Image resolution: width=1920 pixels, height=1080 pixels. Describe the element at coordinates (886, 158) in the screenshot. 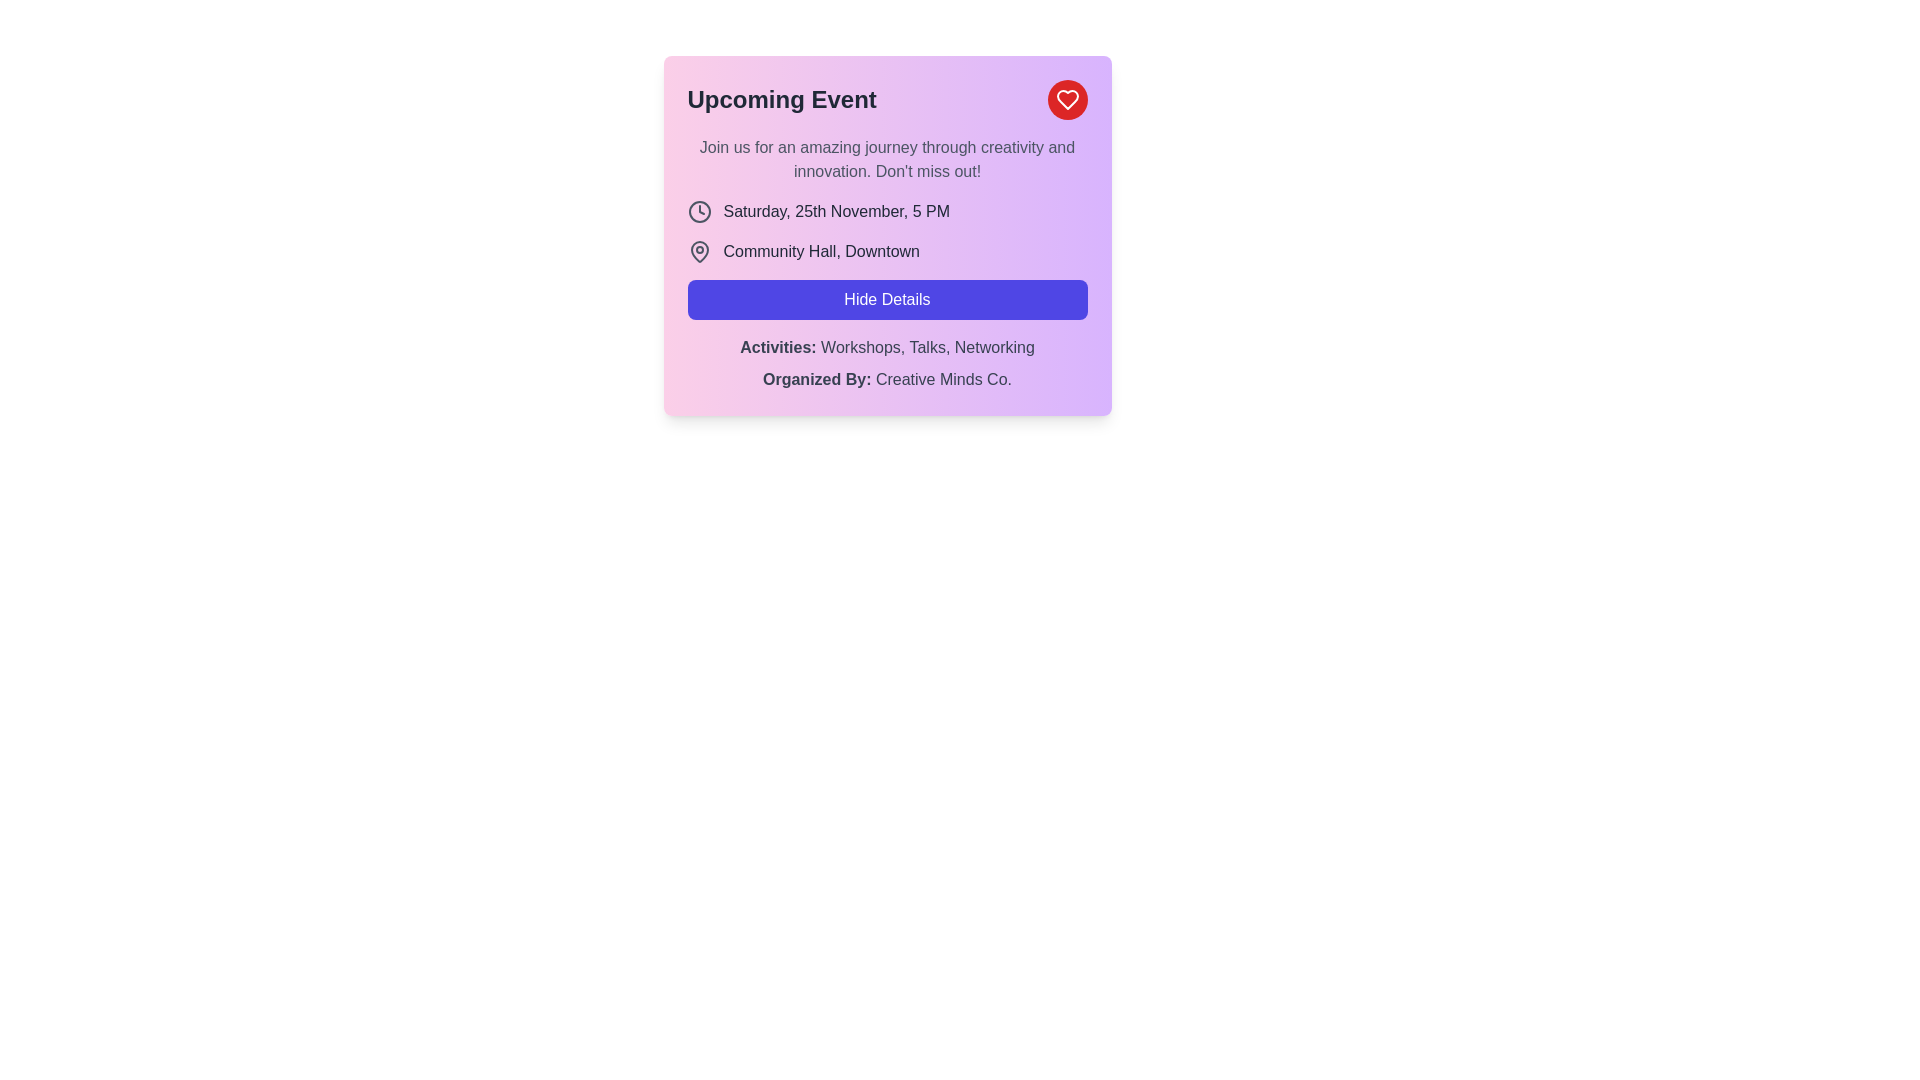

I see `text block located beneath the title 'Upcoming Event' to understand the event description` at that location.